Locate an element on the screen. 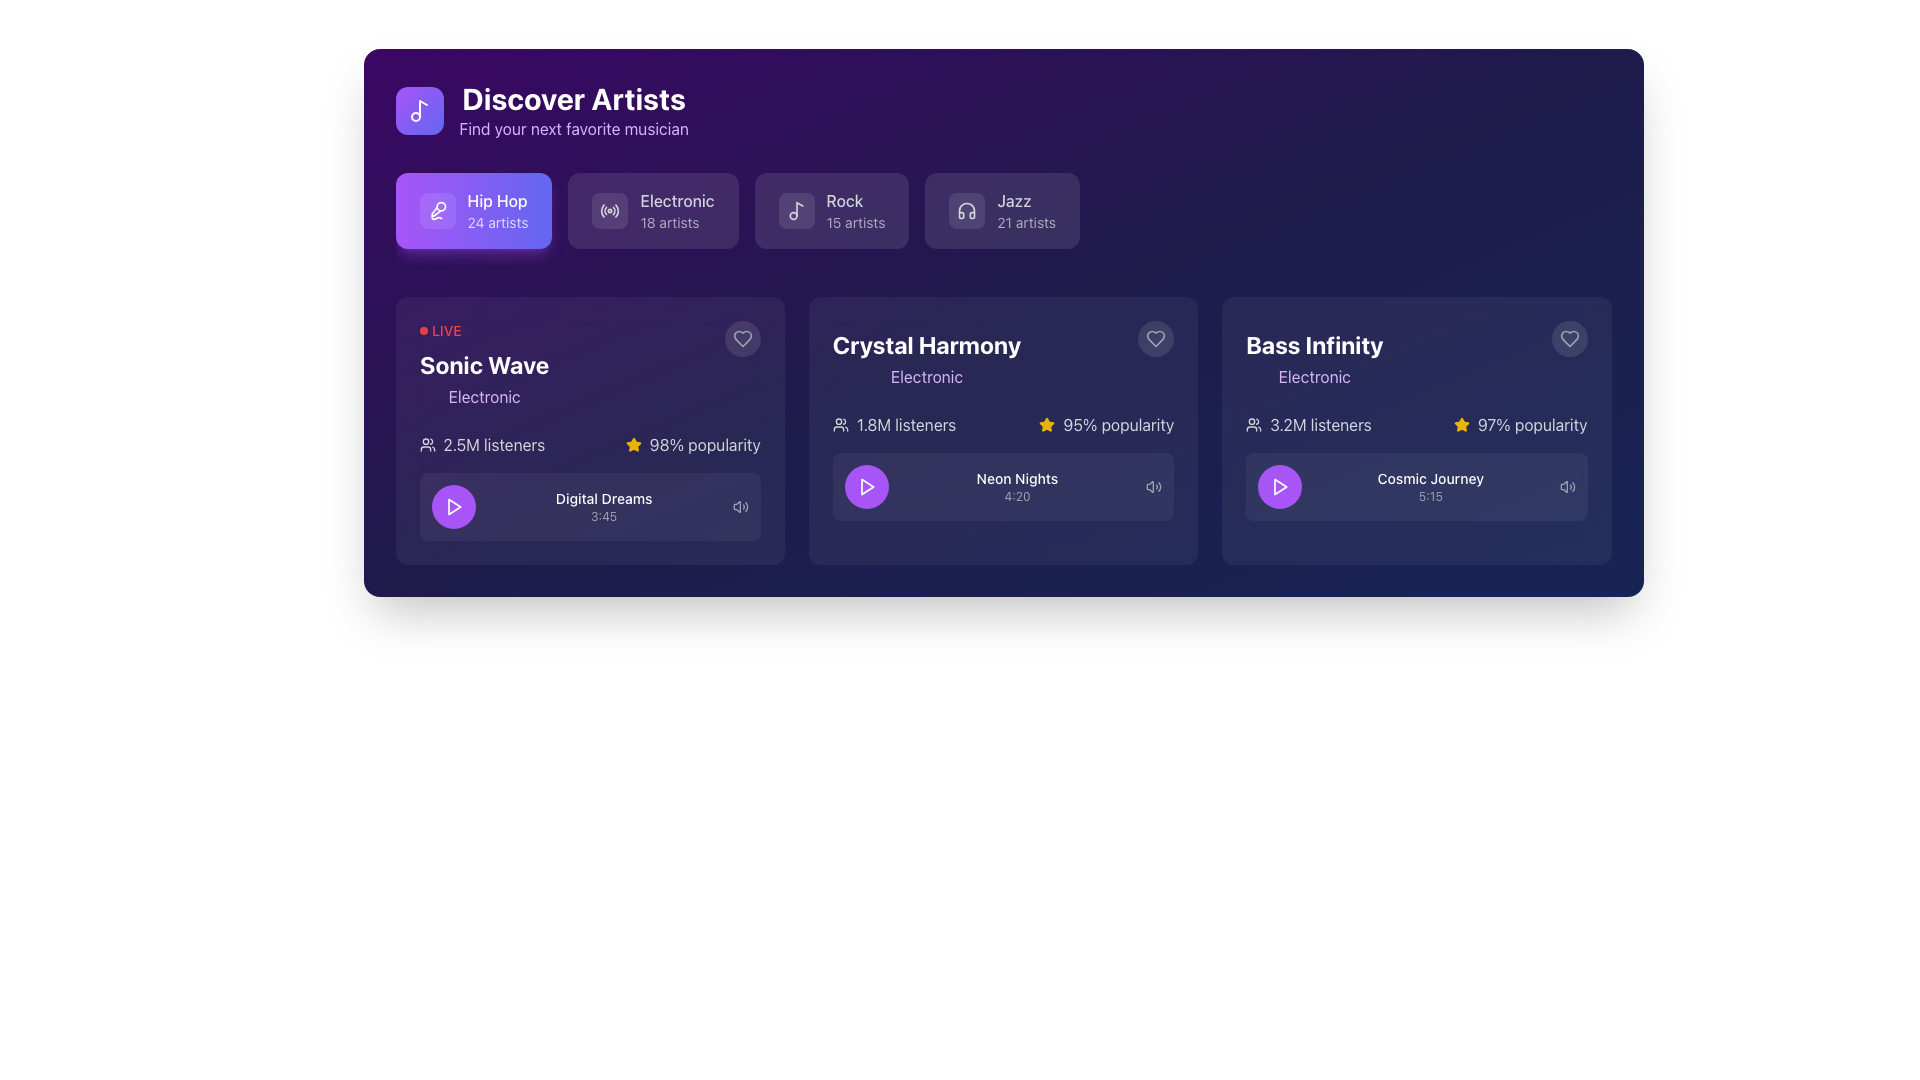 This screenshot has width=1920, height=1080. the static text label displaying 'Neon Nights' which is styled in white on a dark blue background, located within the 'Crystal Harmony' card, below the purple play button and above the duration text is located at coordinates (1017, 478).